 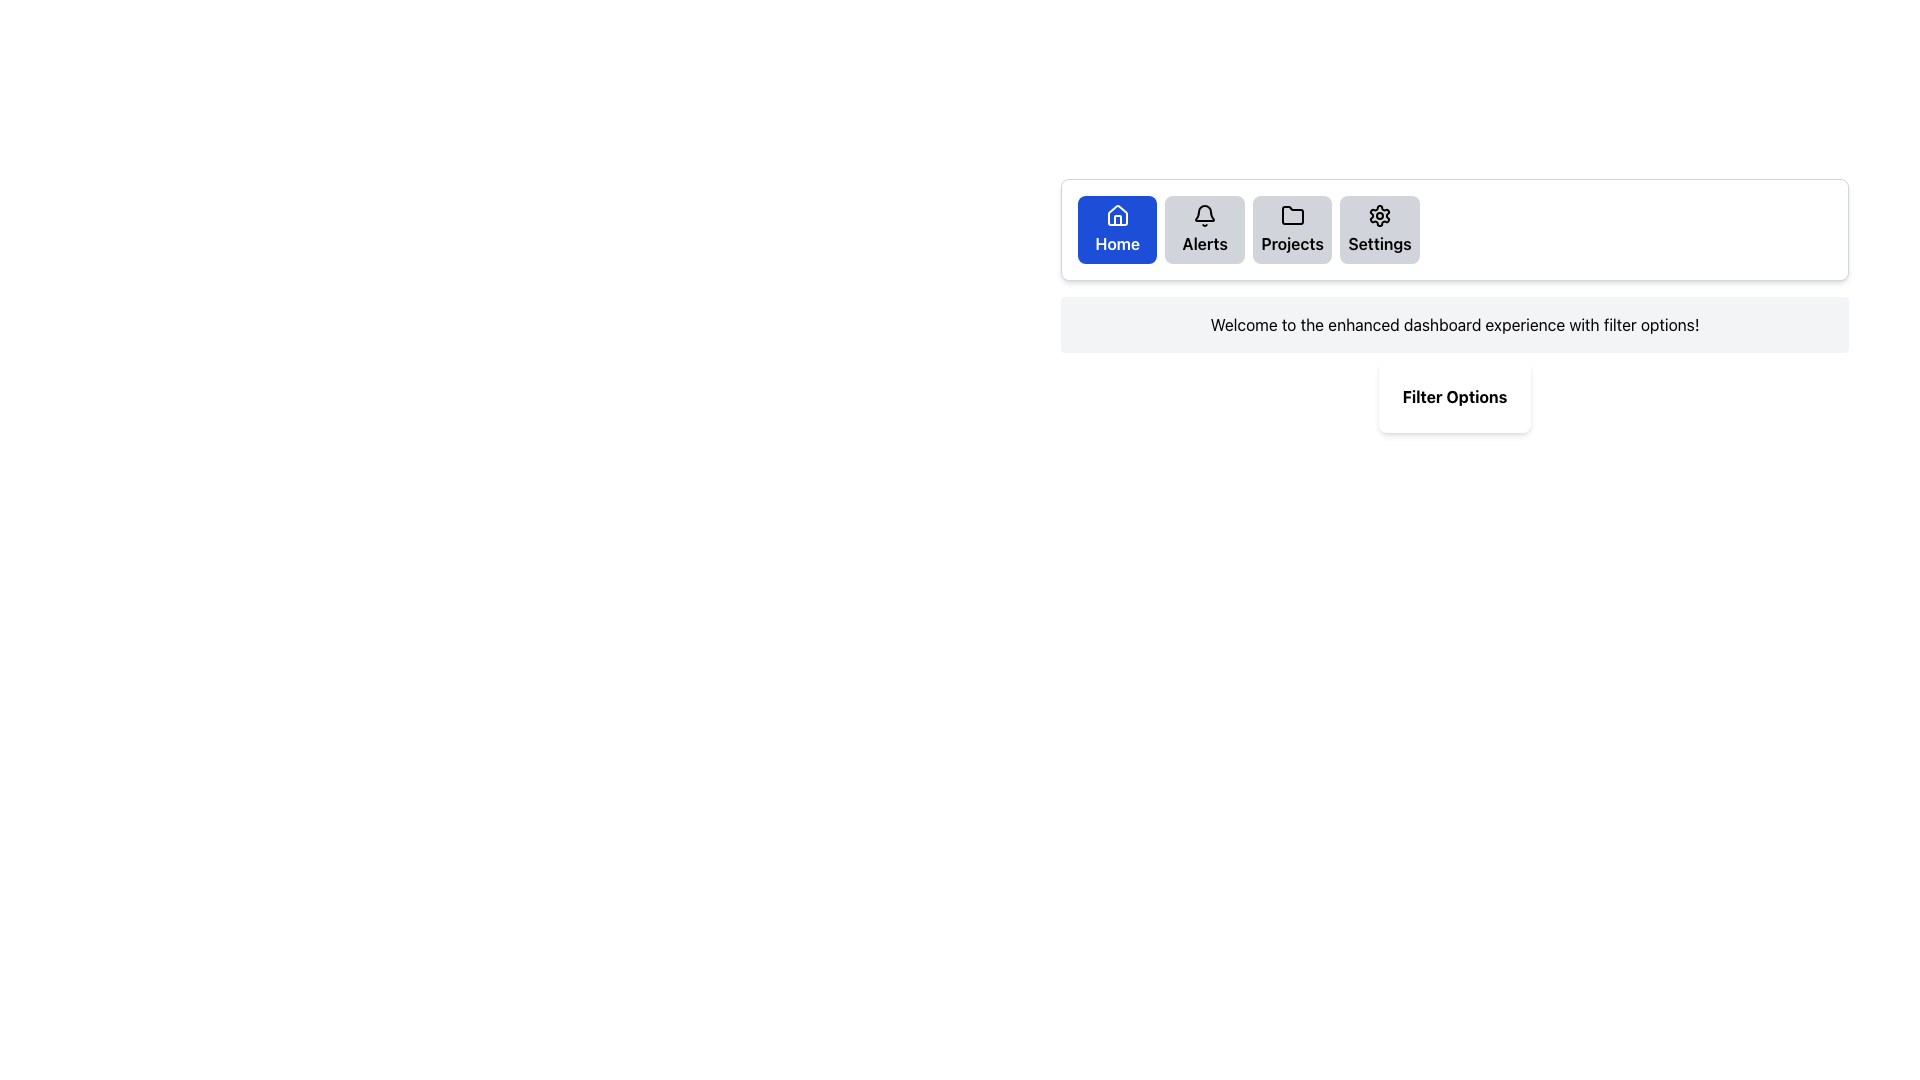 I want to click on the button labeled 'Projects', which is the third button in a horizontal grid layout at the top-right section of the page, so click(x=1292, y=229).